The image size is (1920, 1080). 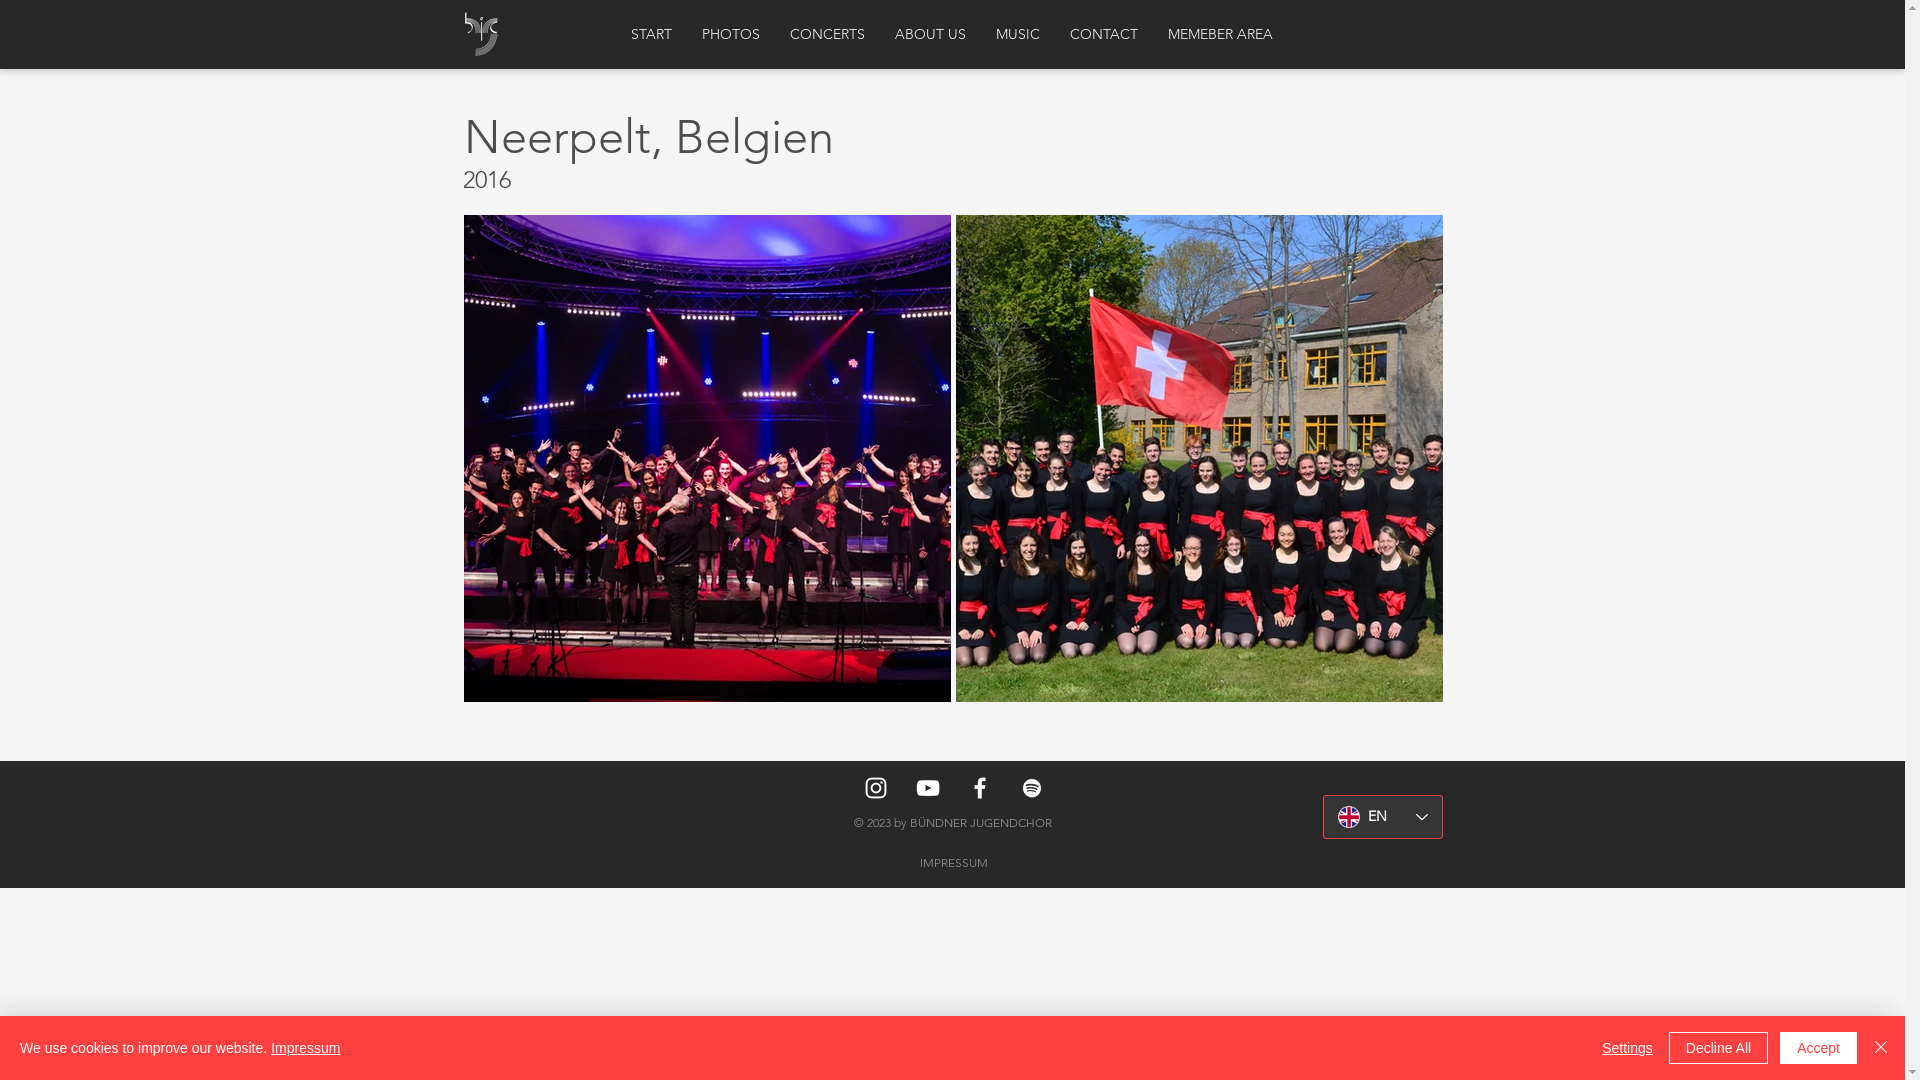 What do you see at coordinates (1017, 34) in the screenshot?
I see `'MUSIC'` at bounding box center [1017, 34].